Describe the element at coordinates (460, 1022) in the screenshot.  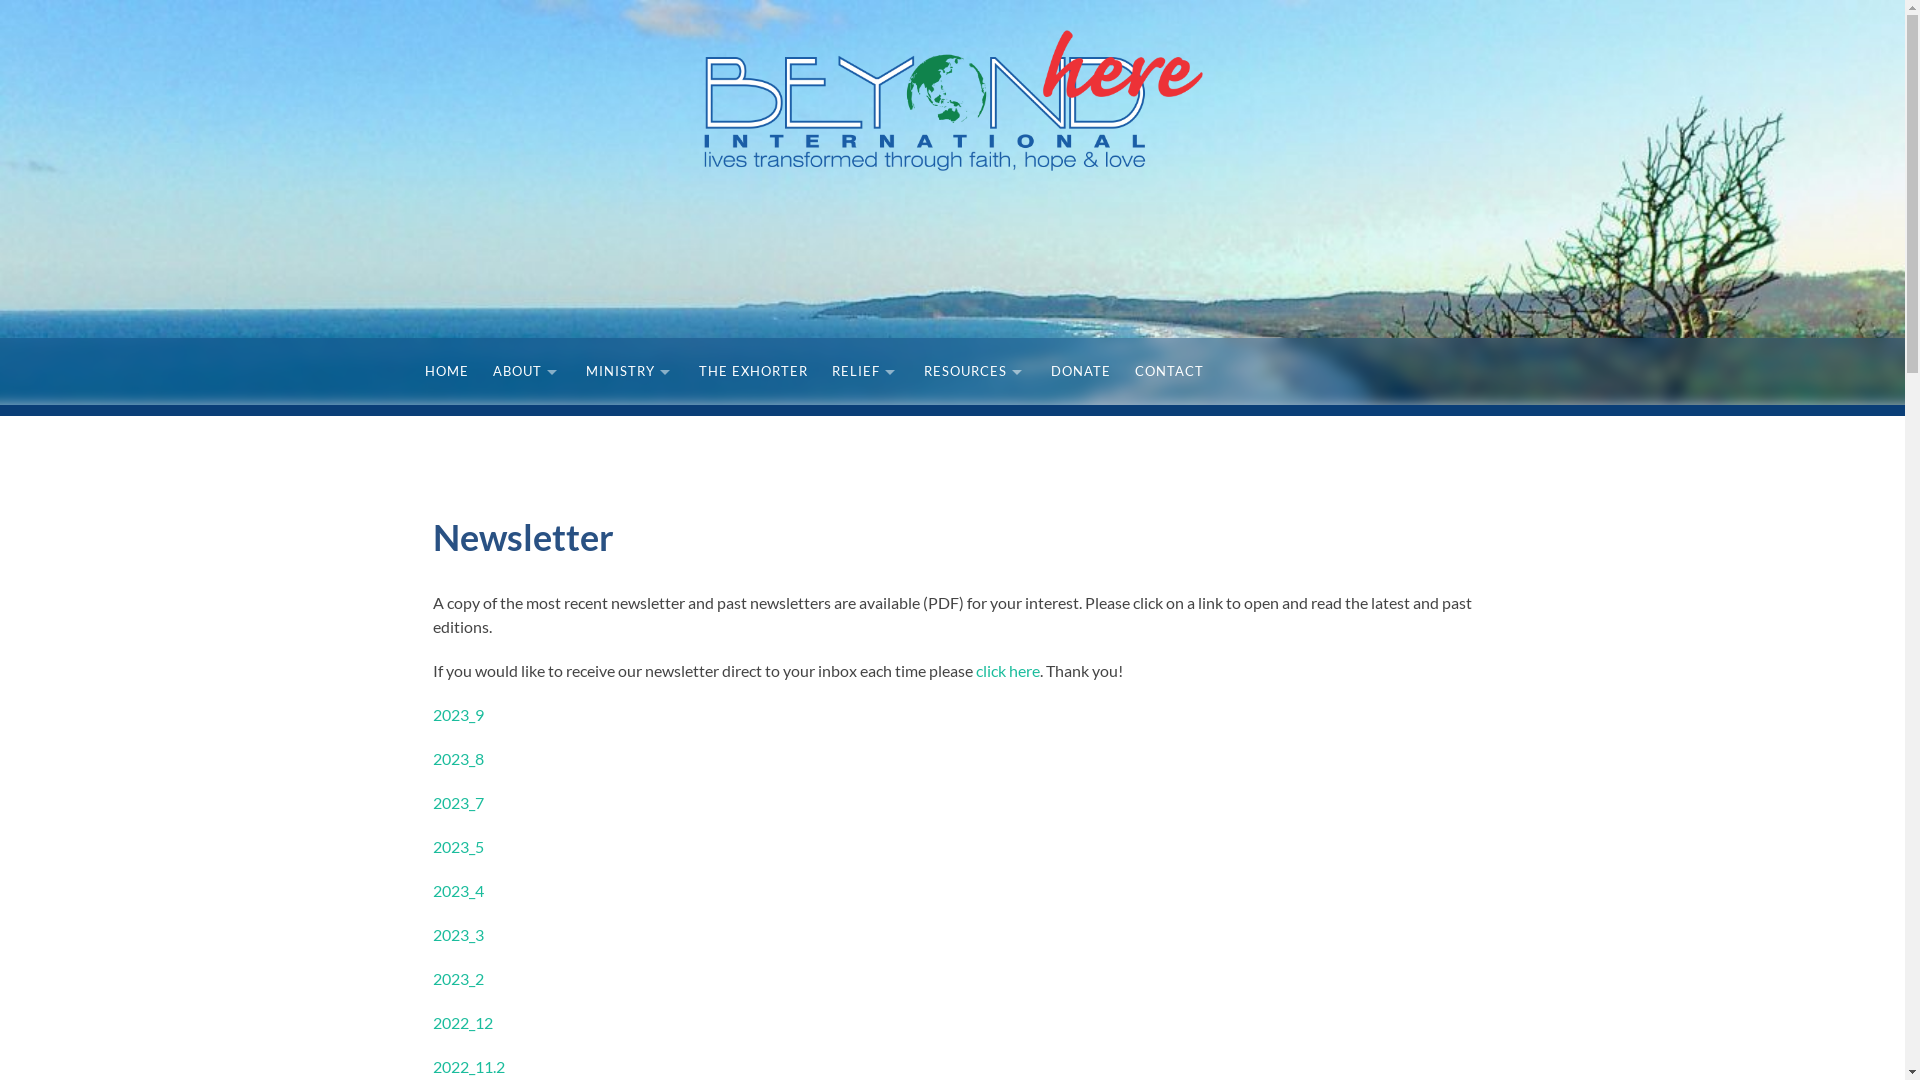
I see `'2022_12'` at that location.